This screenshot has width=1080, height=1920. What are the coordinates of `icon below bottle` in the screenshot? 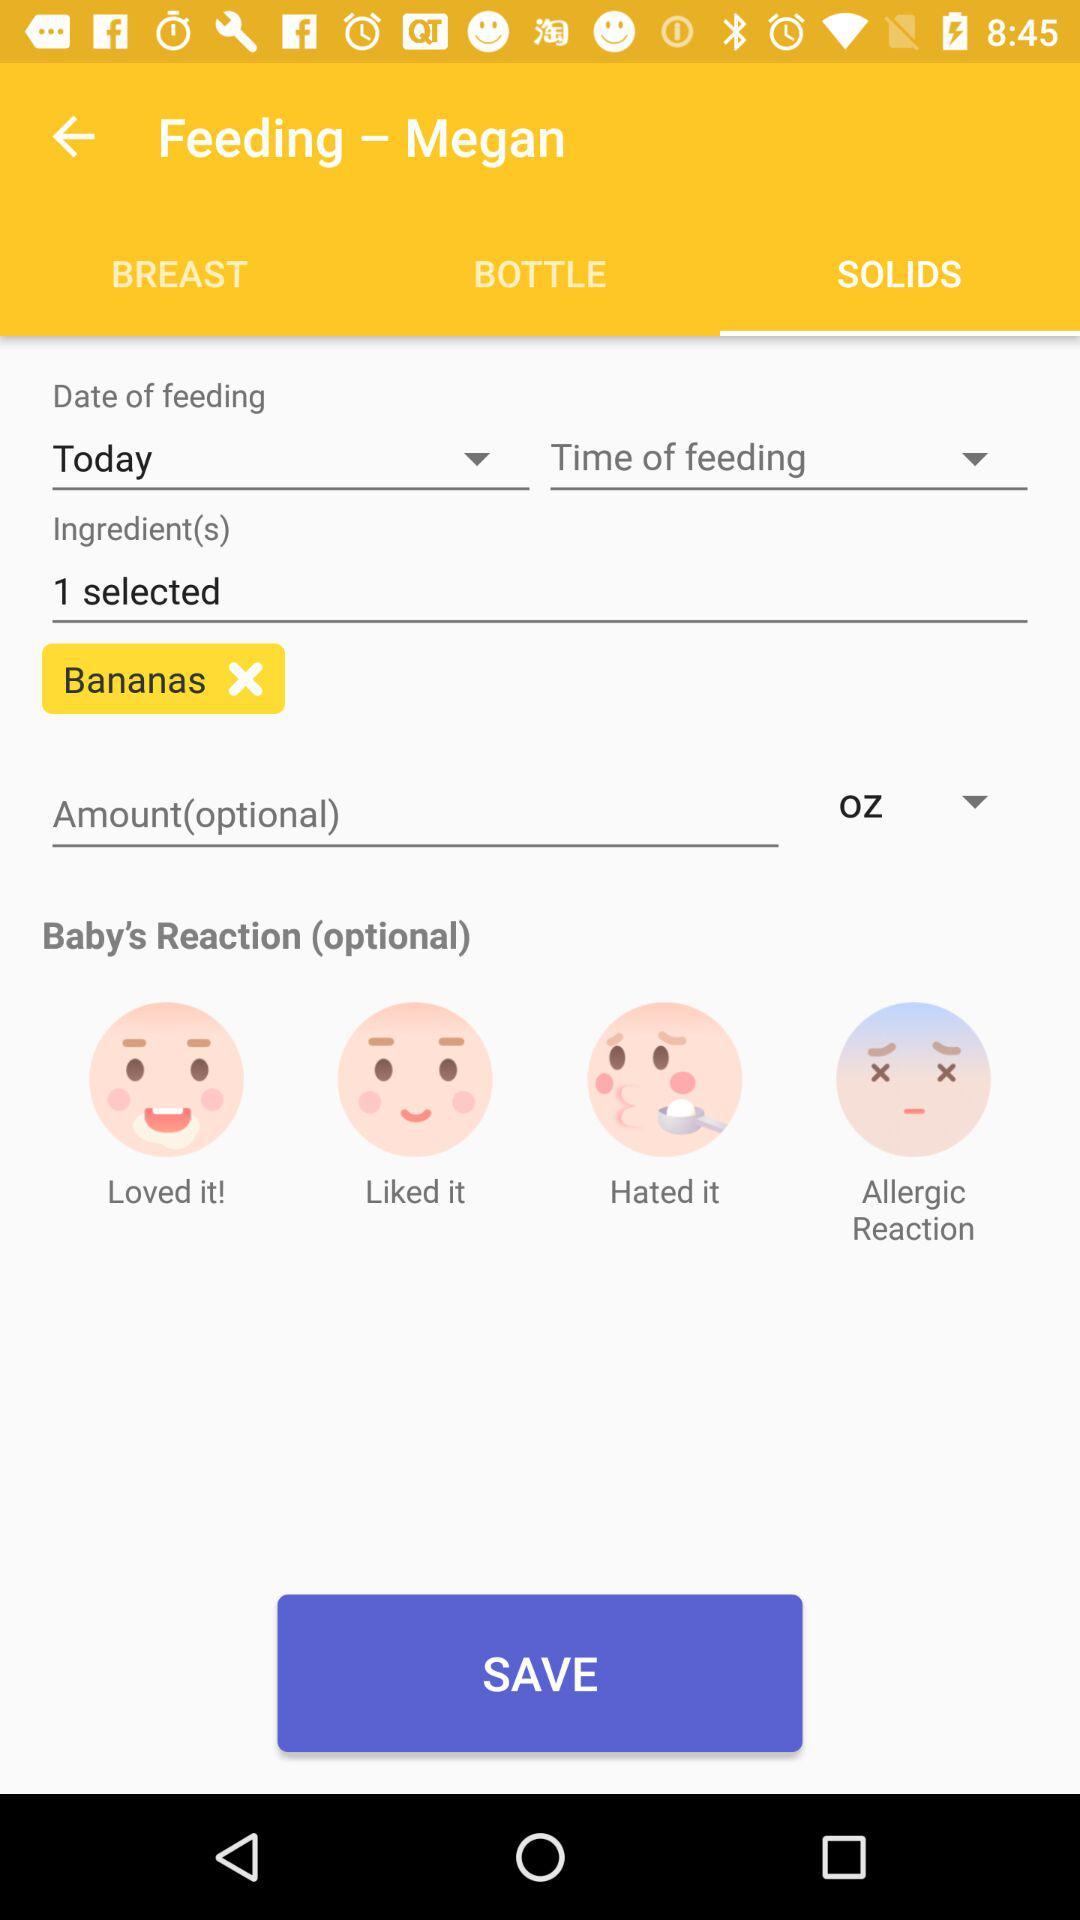 It's located at (788, 457).